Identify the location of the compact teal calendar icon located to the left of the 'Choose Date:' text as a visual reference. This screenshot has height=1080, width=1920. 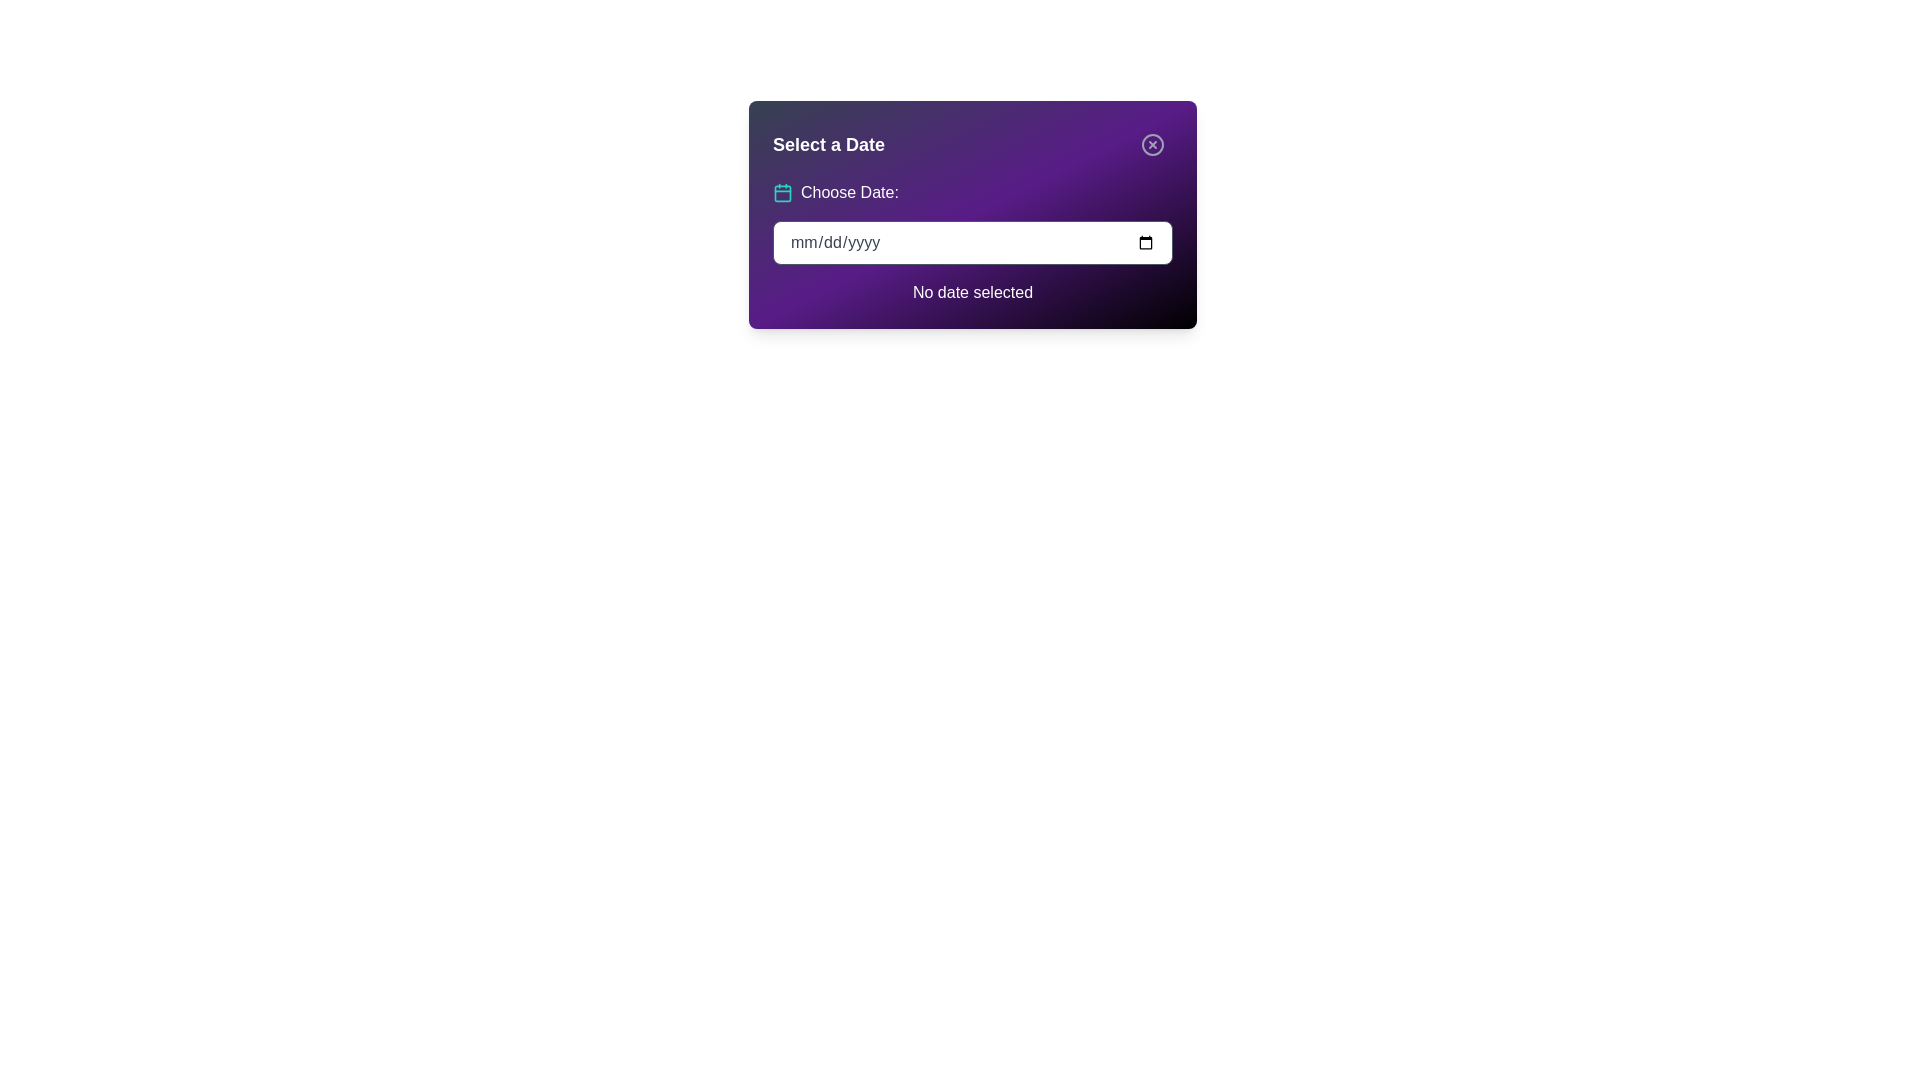
(781, 192).